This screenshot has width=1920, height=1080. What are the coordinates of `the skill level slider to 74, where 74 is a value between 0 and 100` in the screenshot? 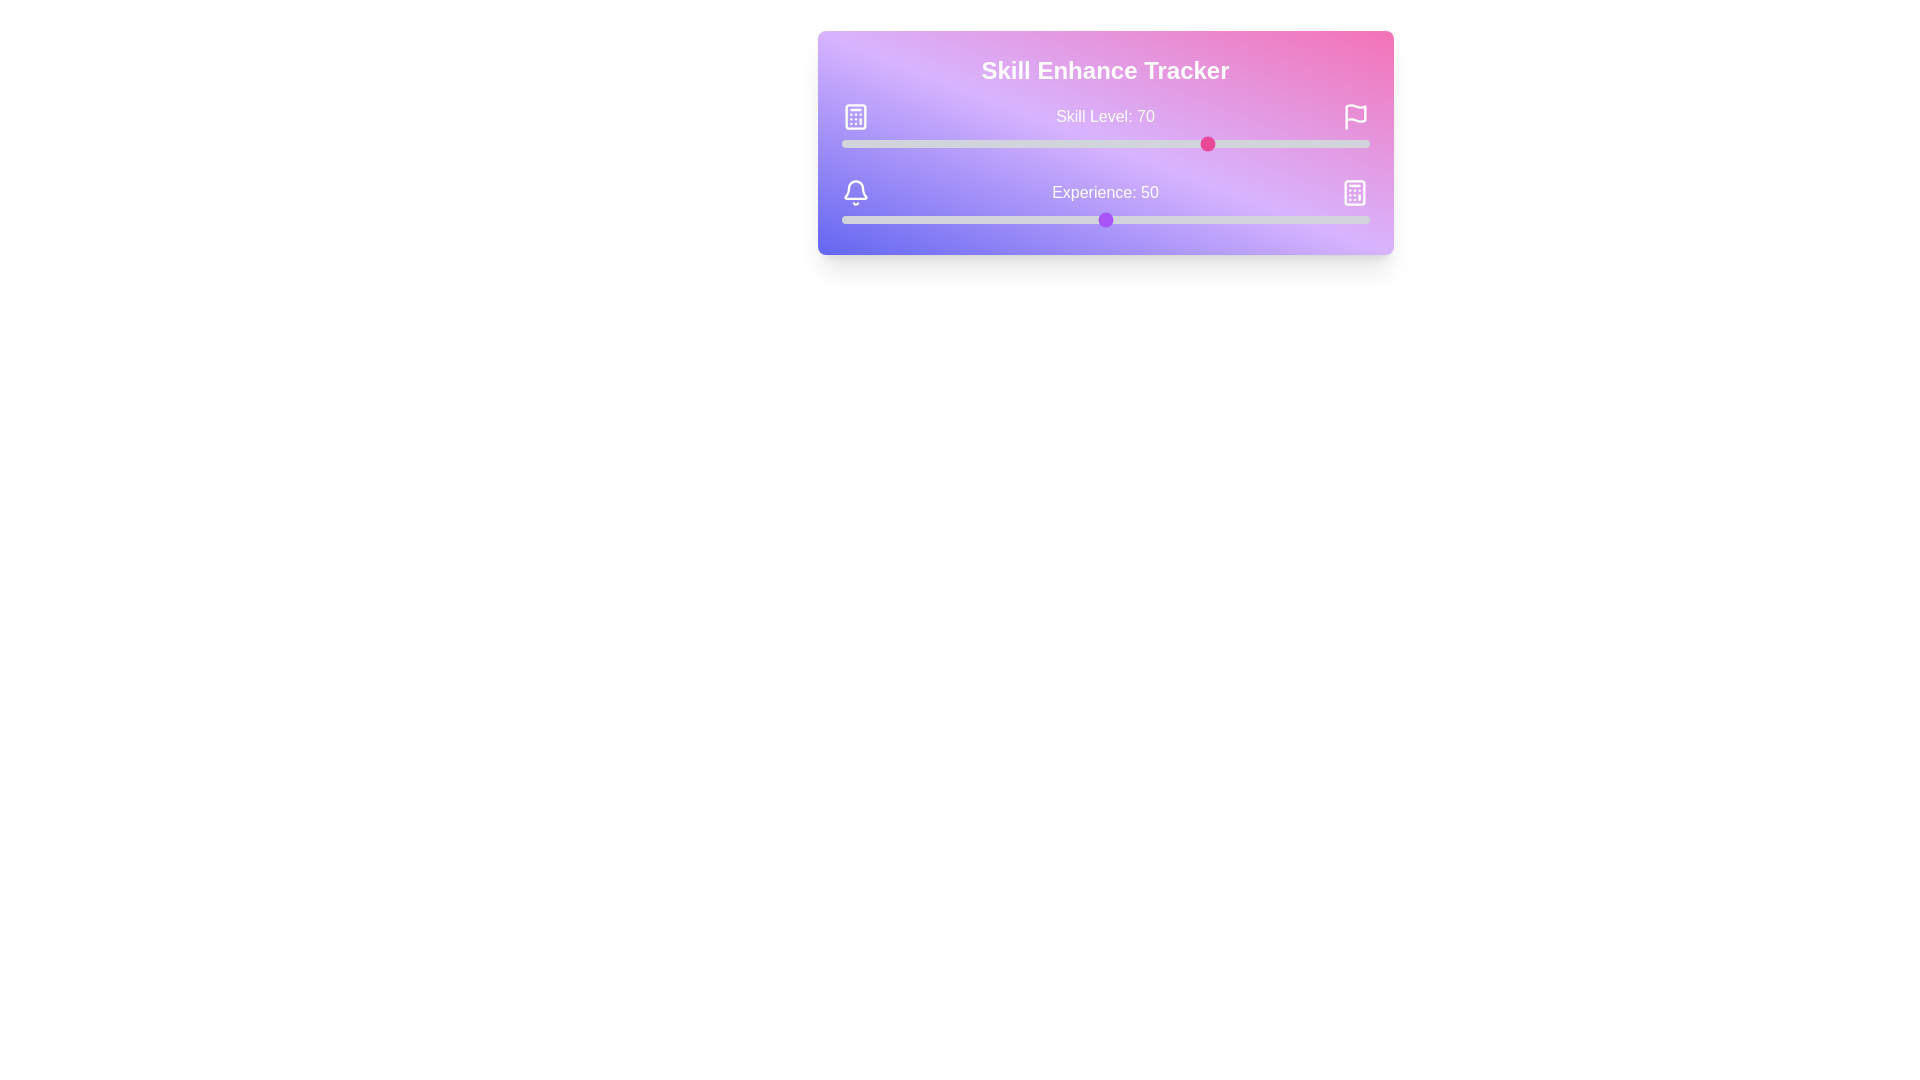 It's located at (1231, 142).